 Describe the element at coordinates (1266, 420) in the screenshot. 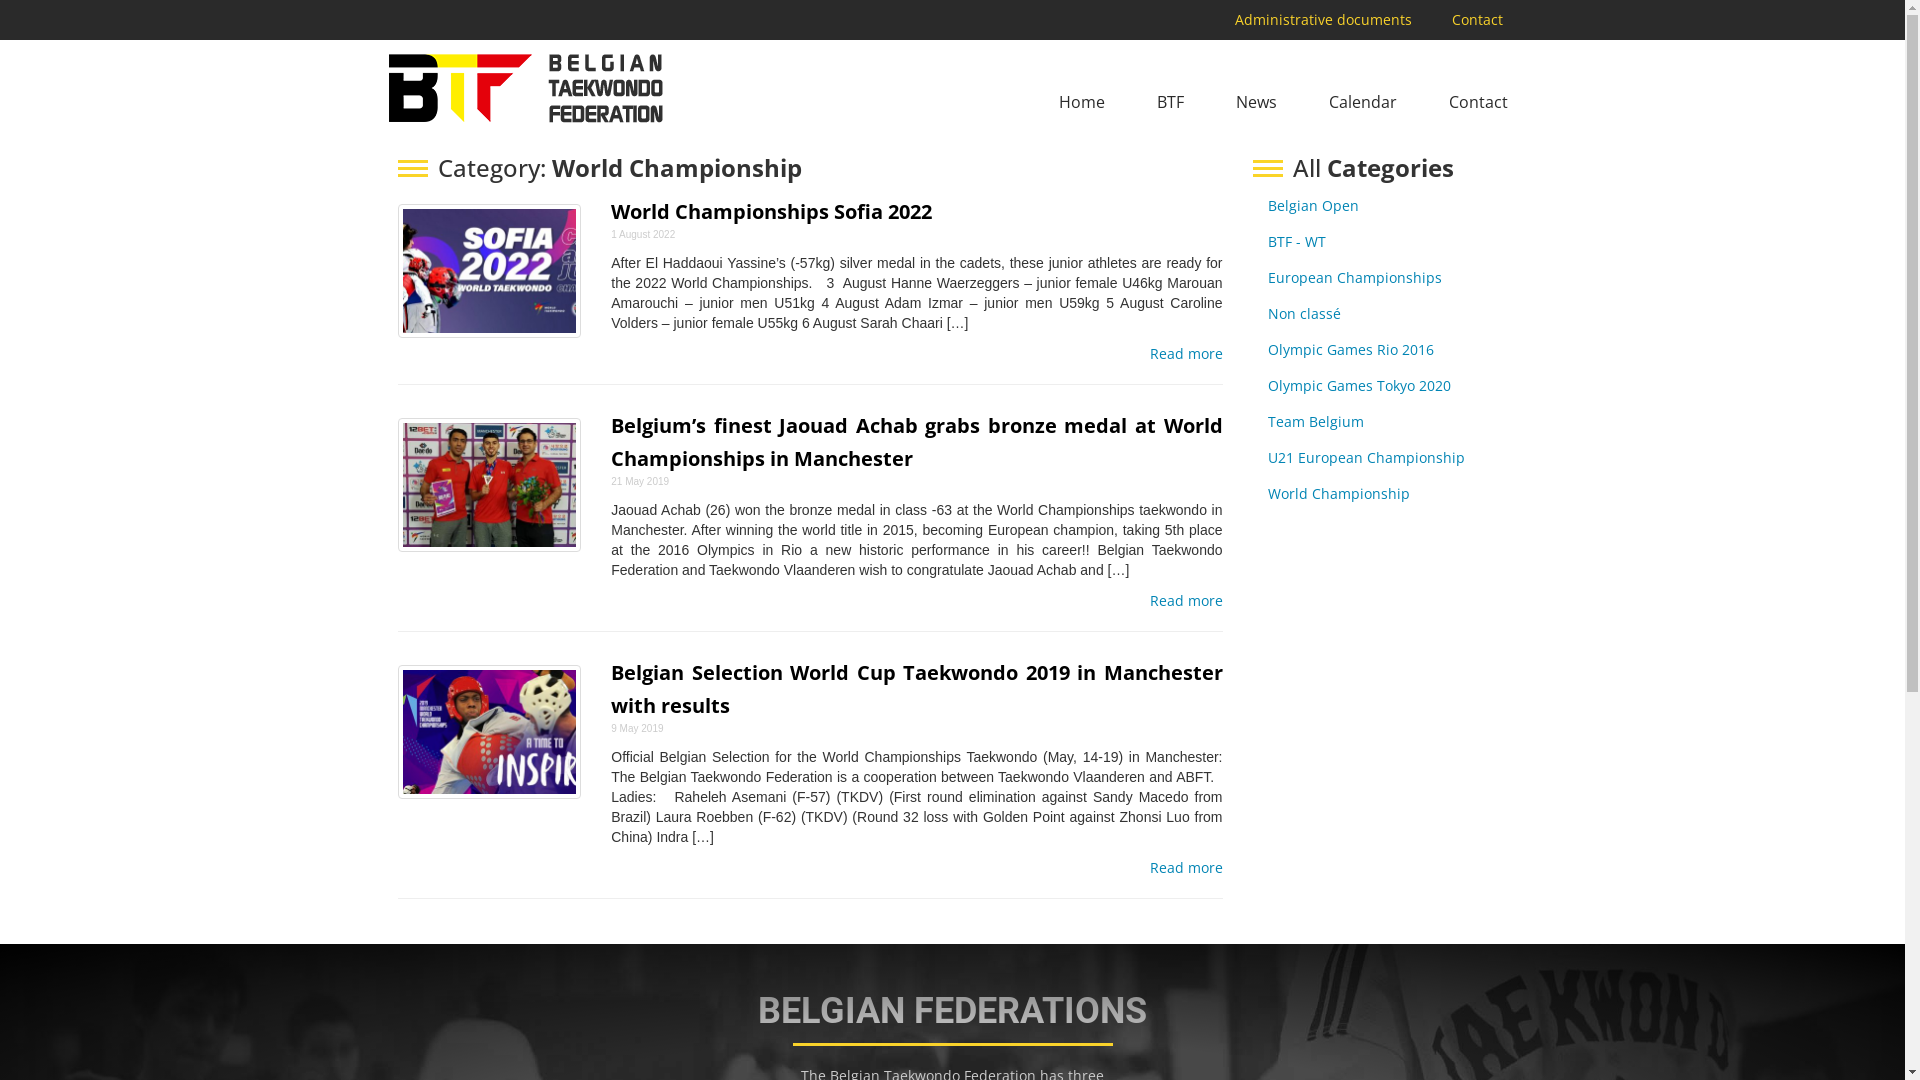

I see `'Team Belgium'` at that location.